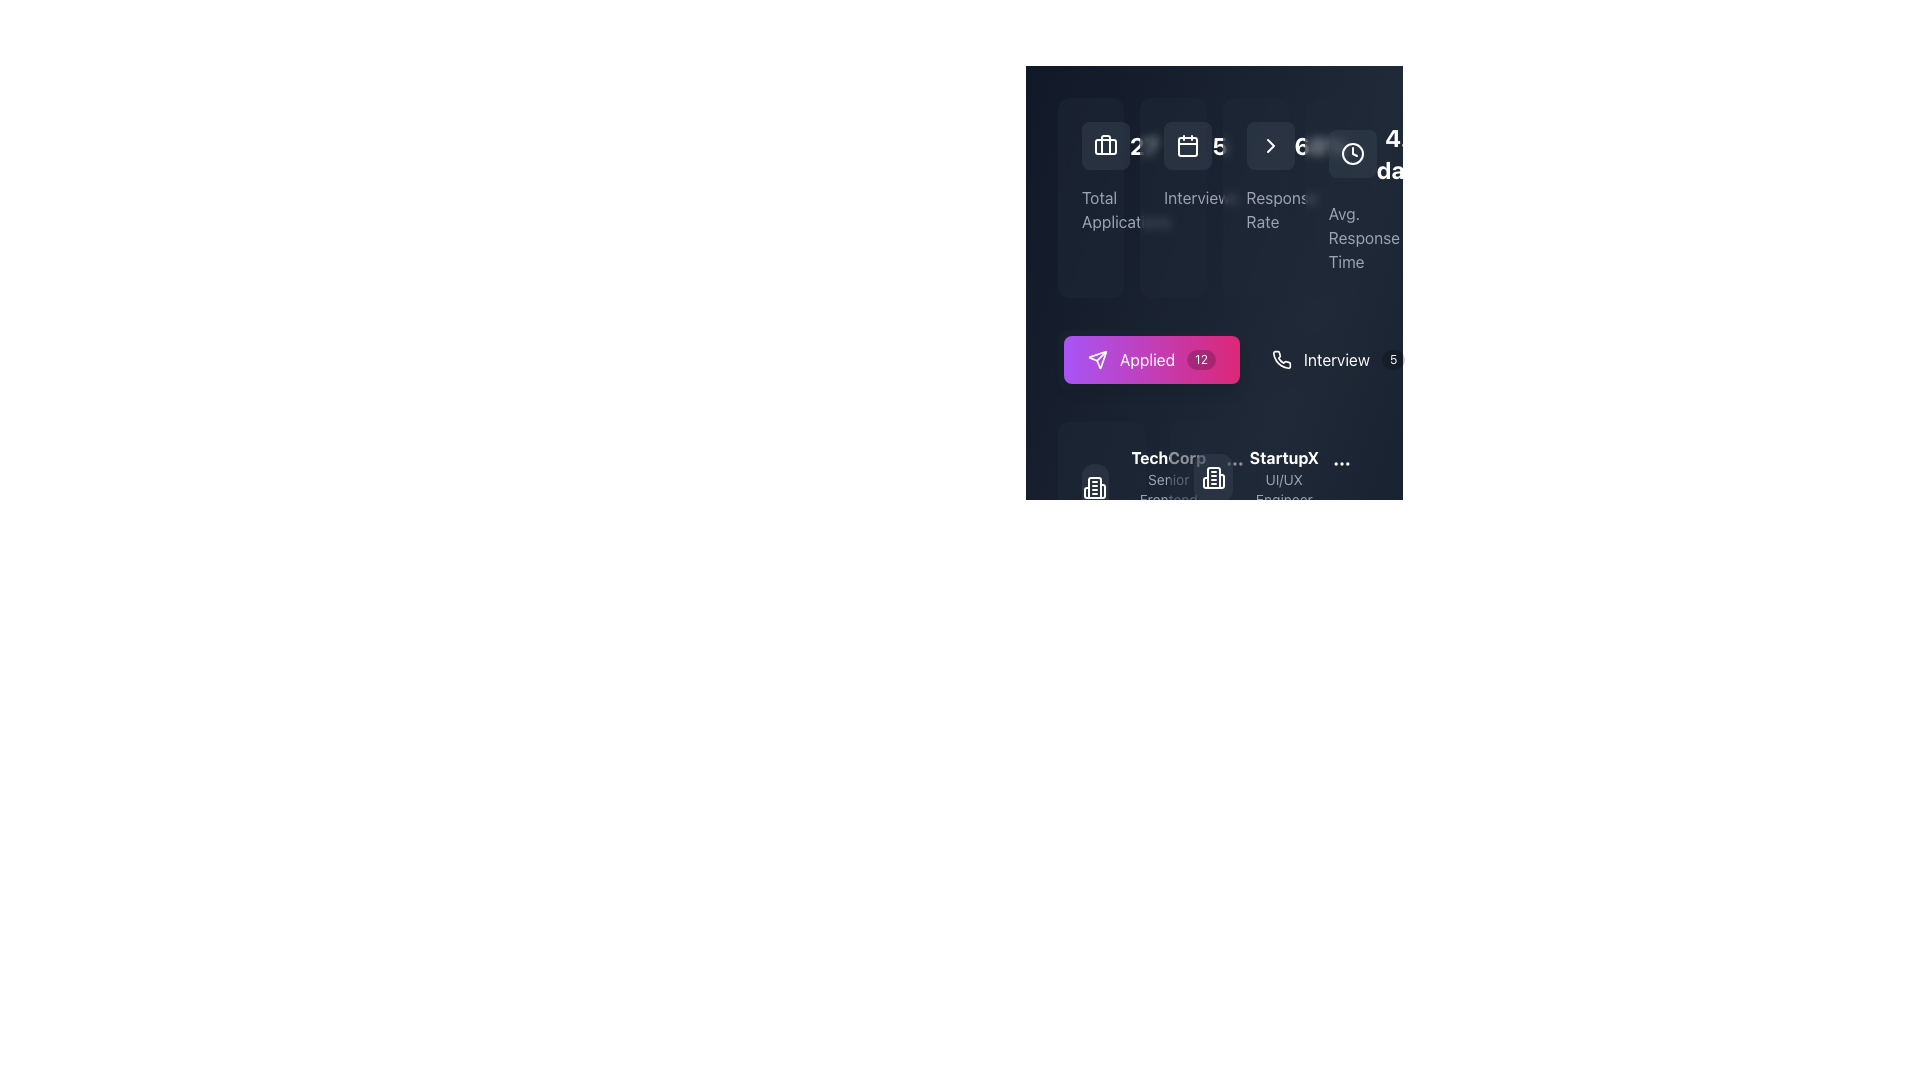  What do you see at coordinates (1104, 145) in the screenshot?
I see `the suitcase icon, which features a minimalistic SVG design with a rectangular body and rounded corners, located at the top-left side of the UI section` at bounding box center [1104, 145].